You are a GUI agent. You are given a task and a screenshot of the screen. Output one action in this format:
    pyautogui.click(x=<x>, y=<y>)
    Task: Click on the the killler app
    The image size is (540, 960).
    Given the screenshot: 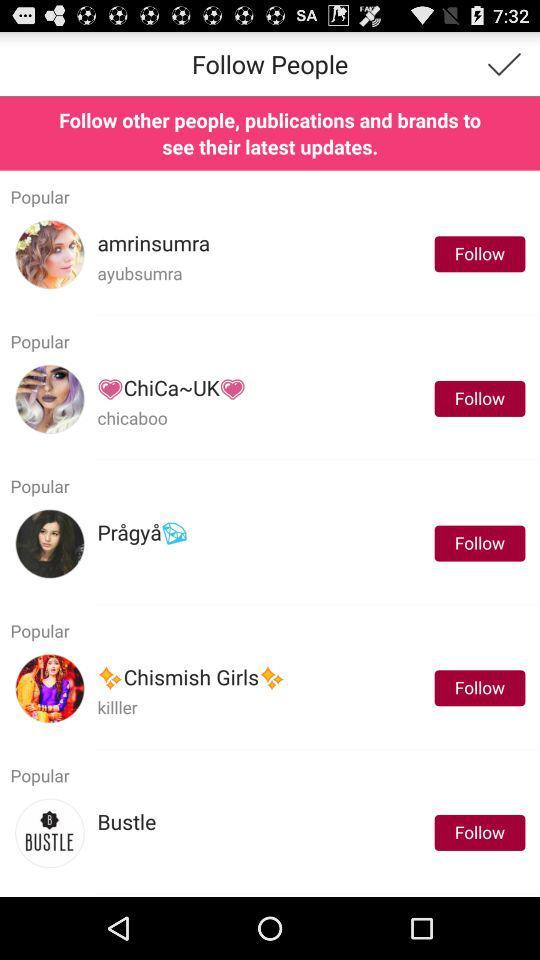 What is the action you would take?
    pyautogui.click(x=117, y=707)
    